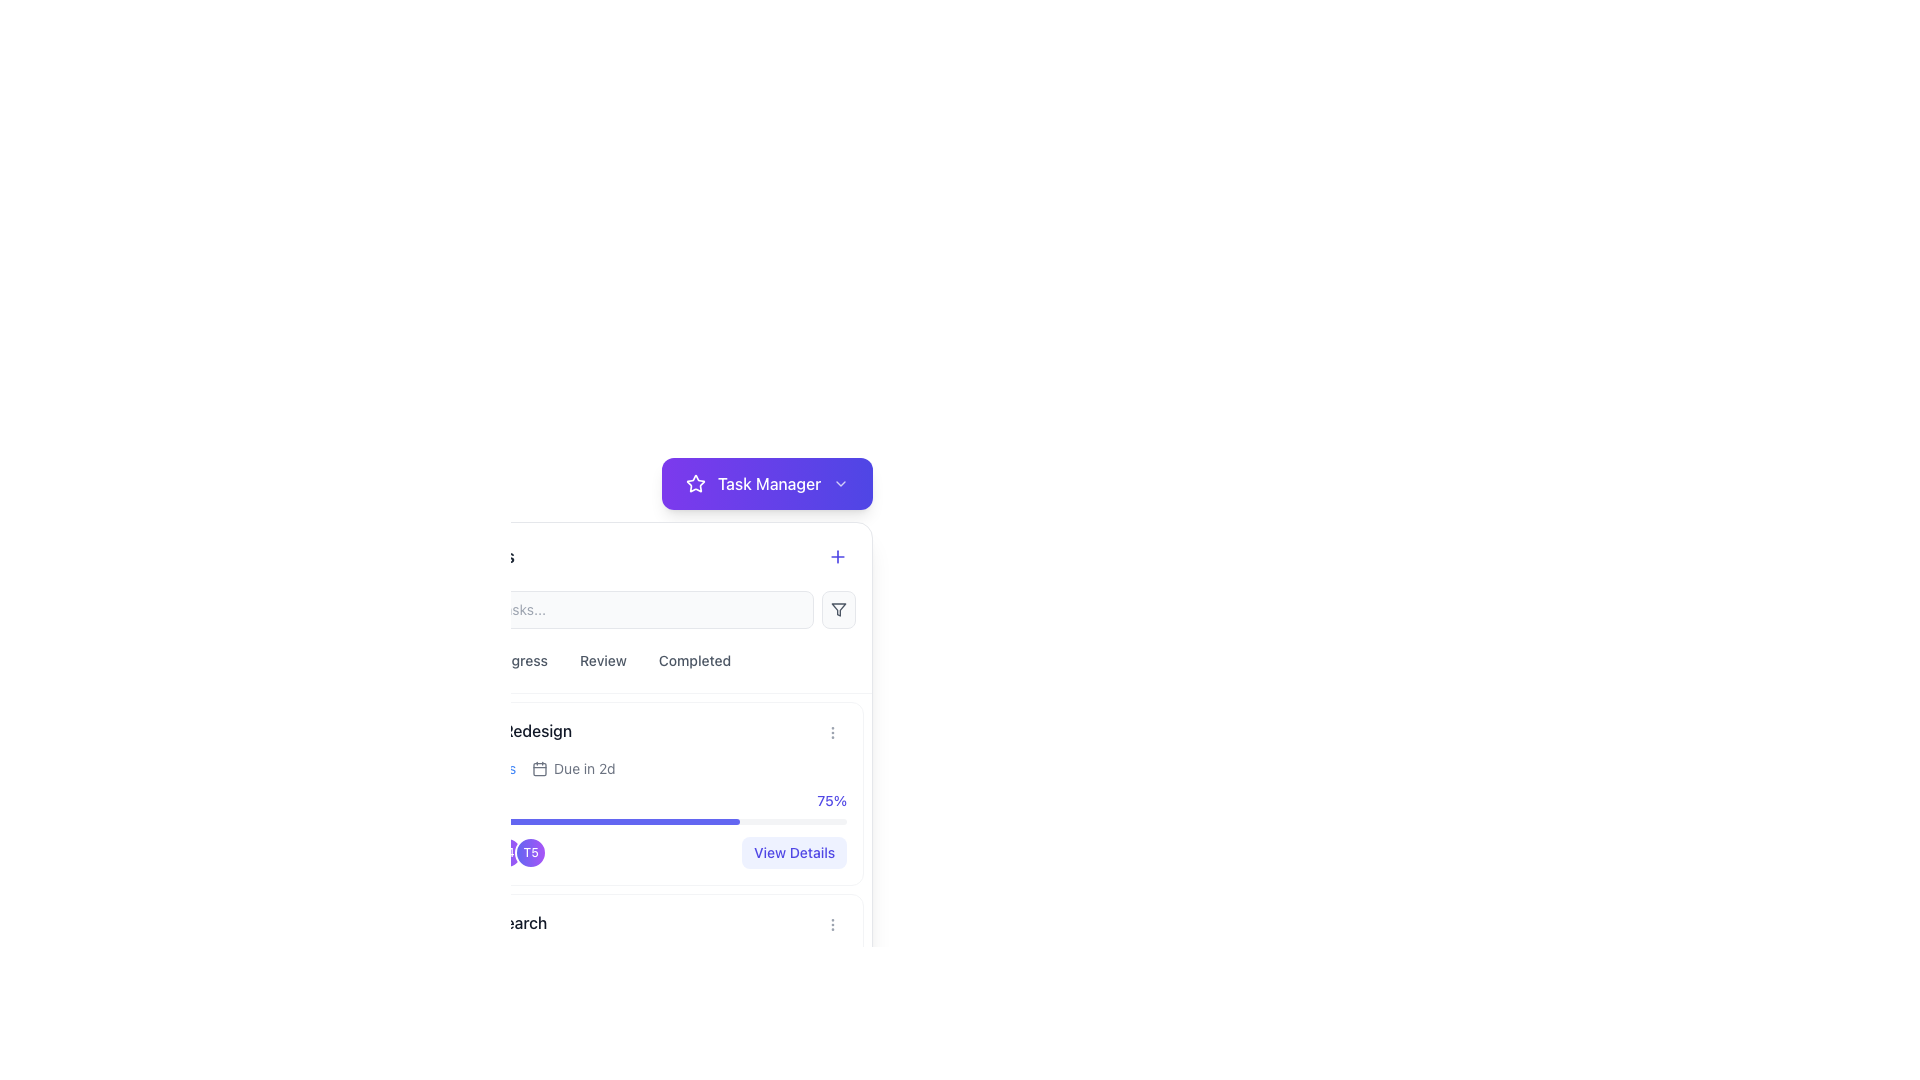  Describe the element at coordinates (695, 660) in the screenshot. I see `the 'Completed' button, which is the fourth button in a row of four buttons located centrally under the label 'All'` at that location.